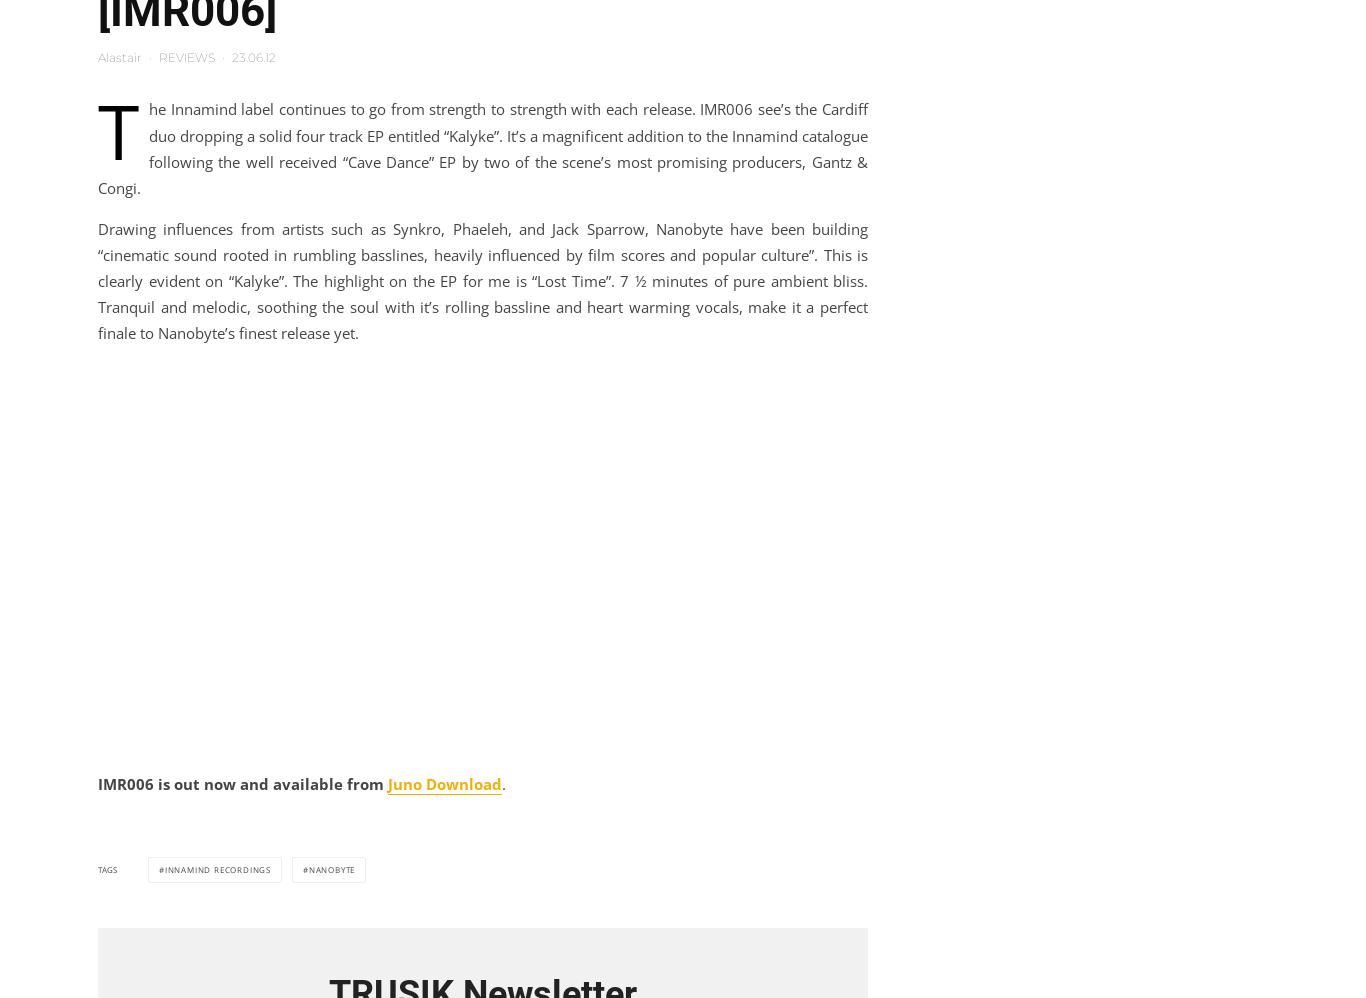 The width and height of the screenshot is (1366, 998). Describe the element at coordinates (502, 782) in the screenshot. I see `'.'` at that location.